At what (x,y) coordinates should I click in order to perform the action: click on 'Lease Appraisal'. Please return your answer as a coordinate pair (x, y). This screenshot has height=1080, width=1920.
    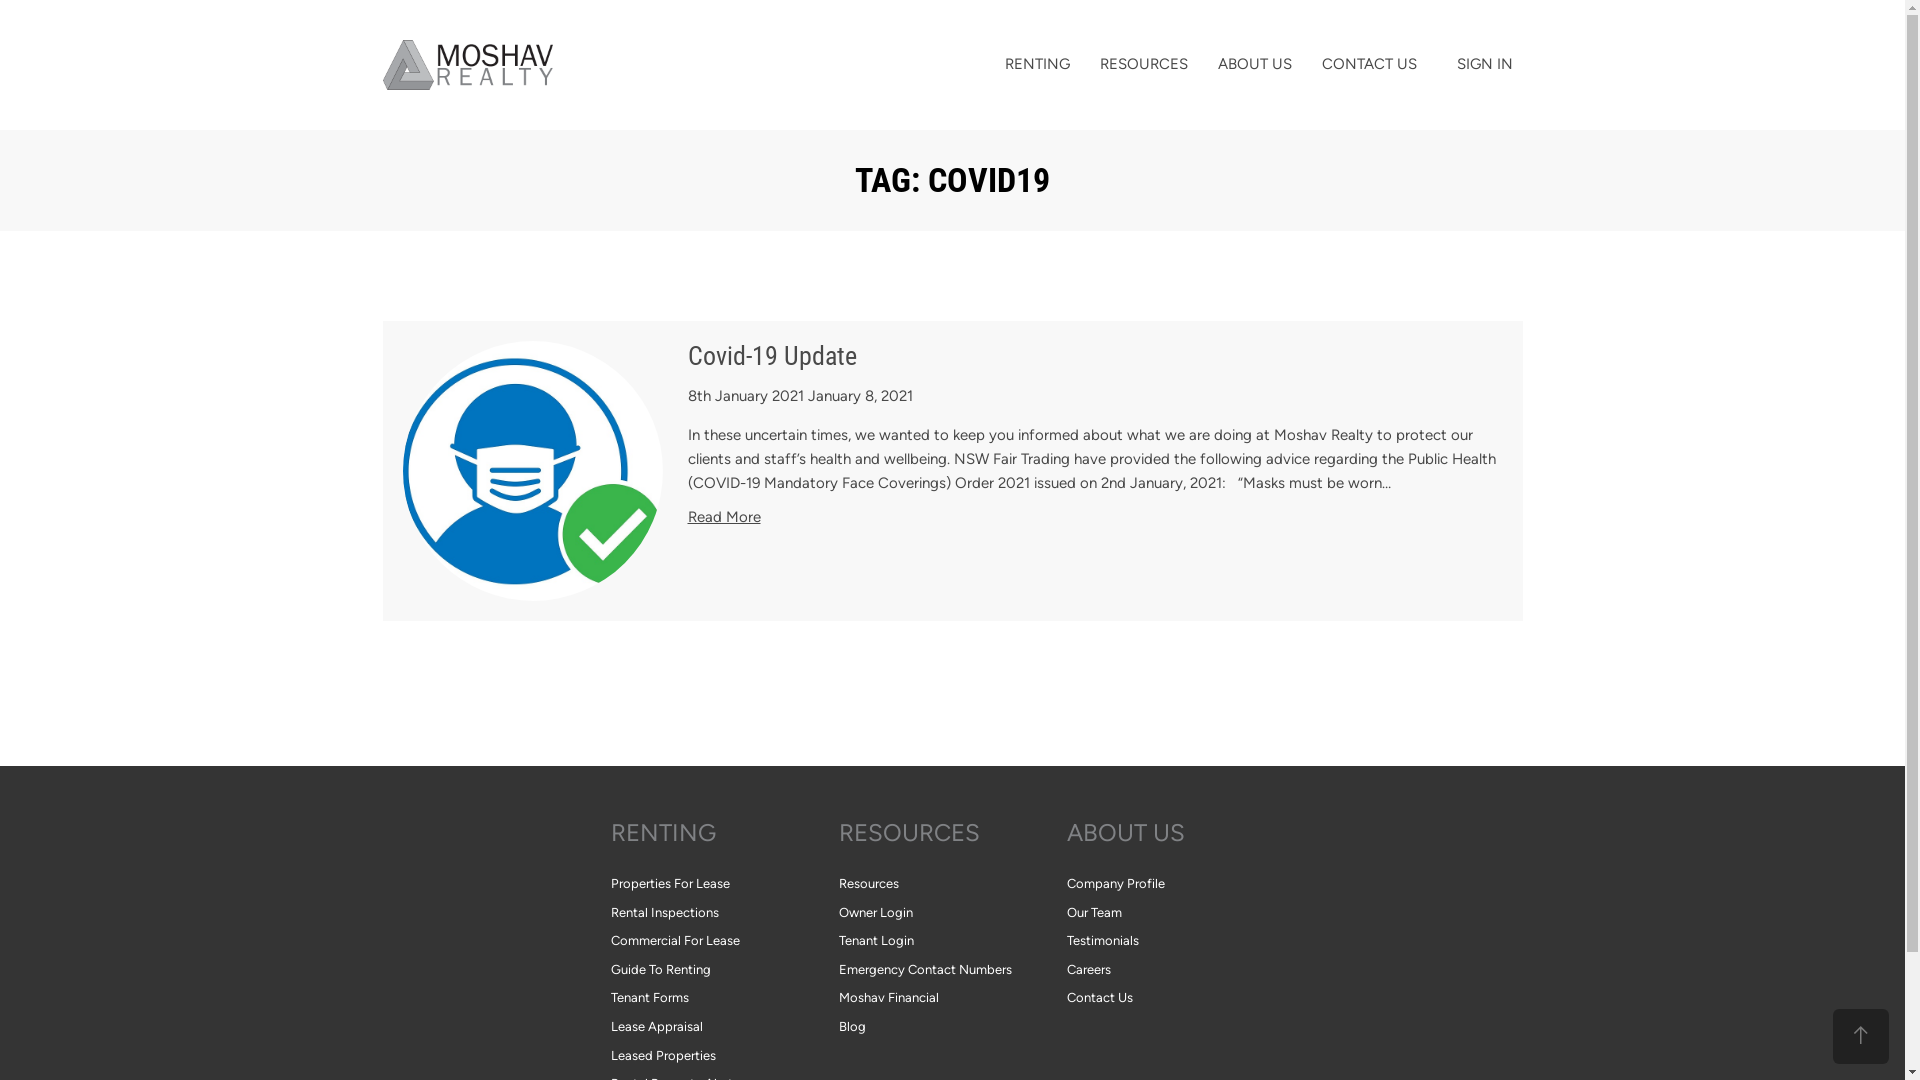
    Looking at the image, I should click on (723, 1027).